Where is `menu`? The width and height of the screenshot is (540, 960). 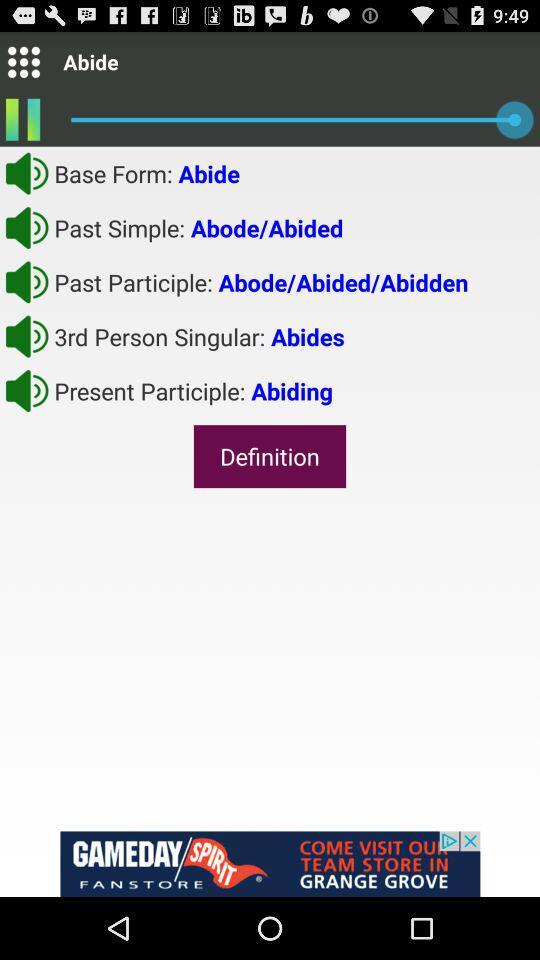 menu is located at coordinates (22, 61).